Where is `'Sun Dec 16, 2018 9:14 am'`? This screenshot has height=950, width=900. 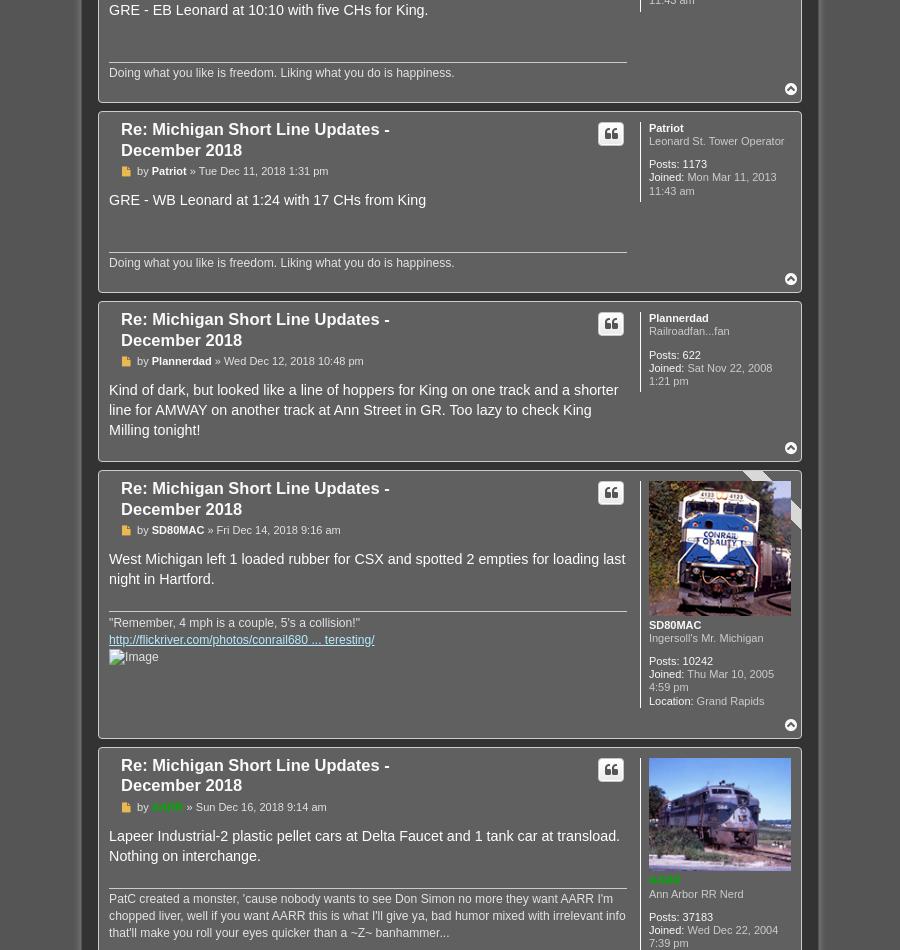 'Sun Dec 16, 2018 9:14 am' is located at coordinates (259, 804).